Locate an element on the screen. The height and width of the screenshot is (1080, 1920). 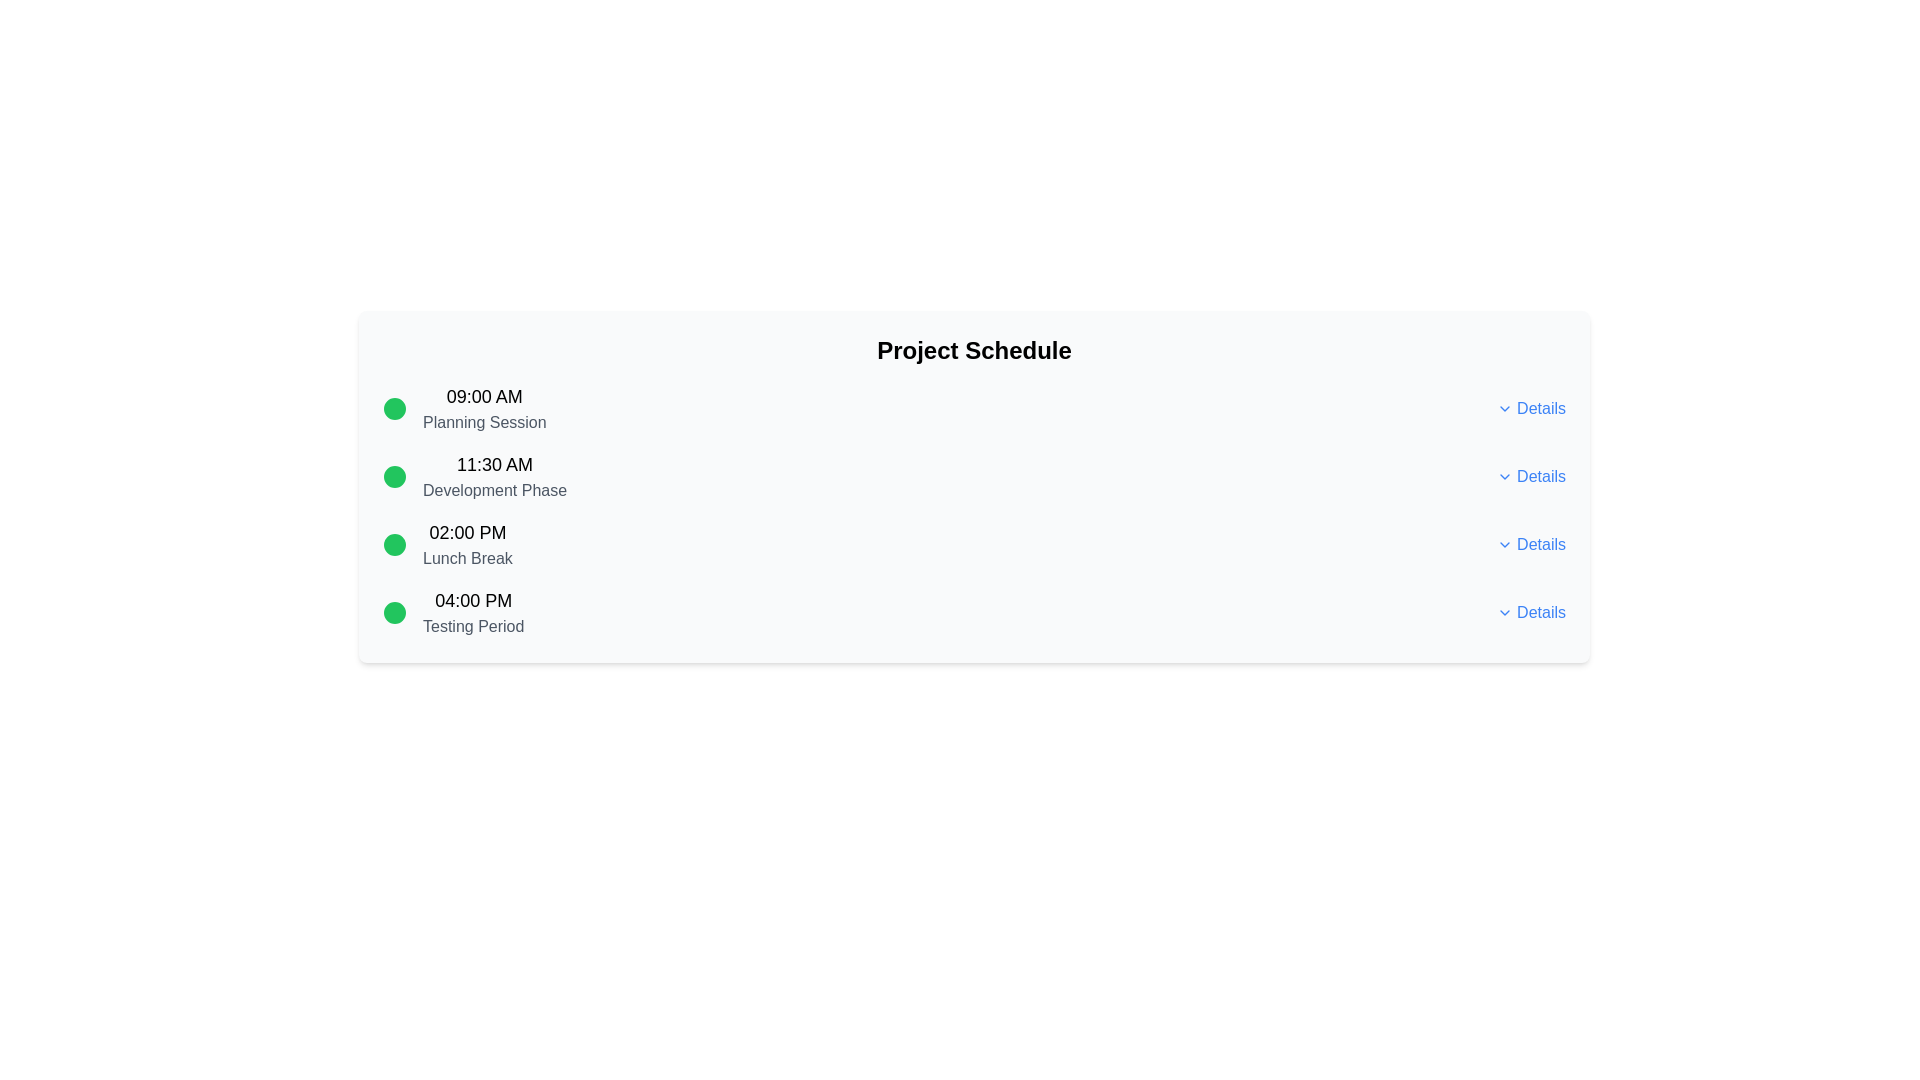
the first green circular graphical indicator in the vertical sequence located at the top left corner of the schedule list is located at coordinates (394, 407).